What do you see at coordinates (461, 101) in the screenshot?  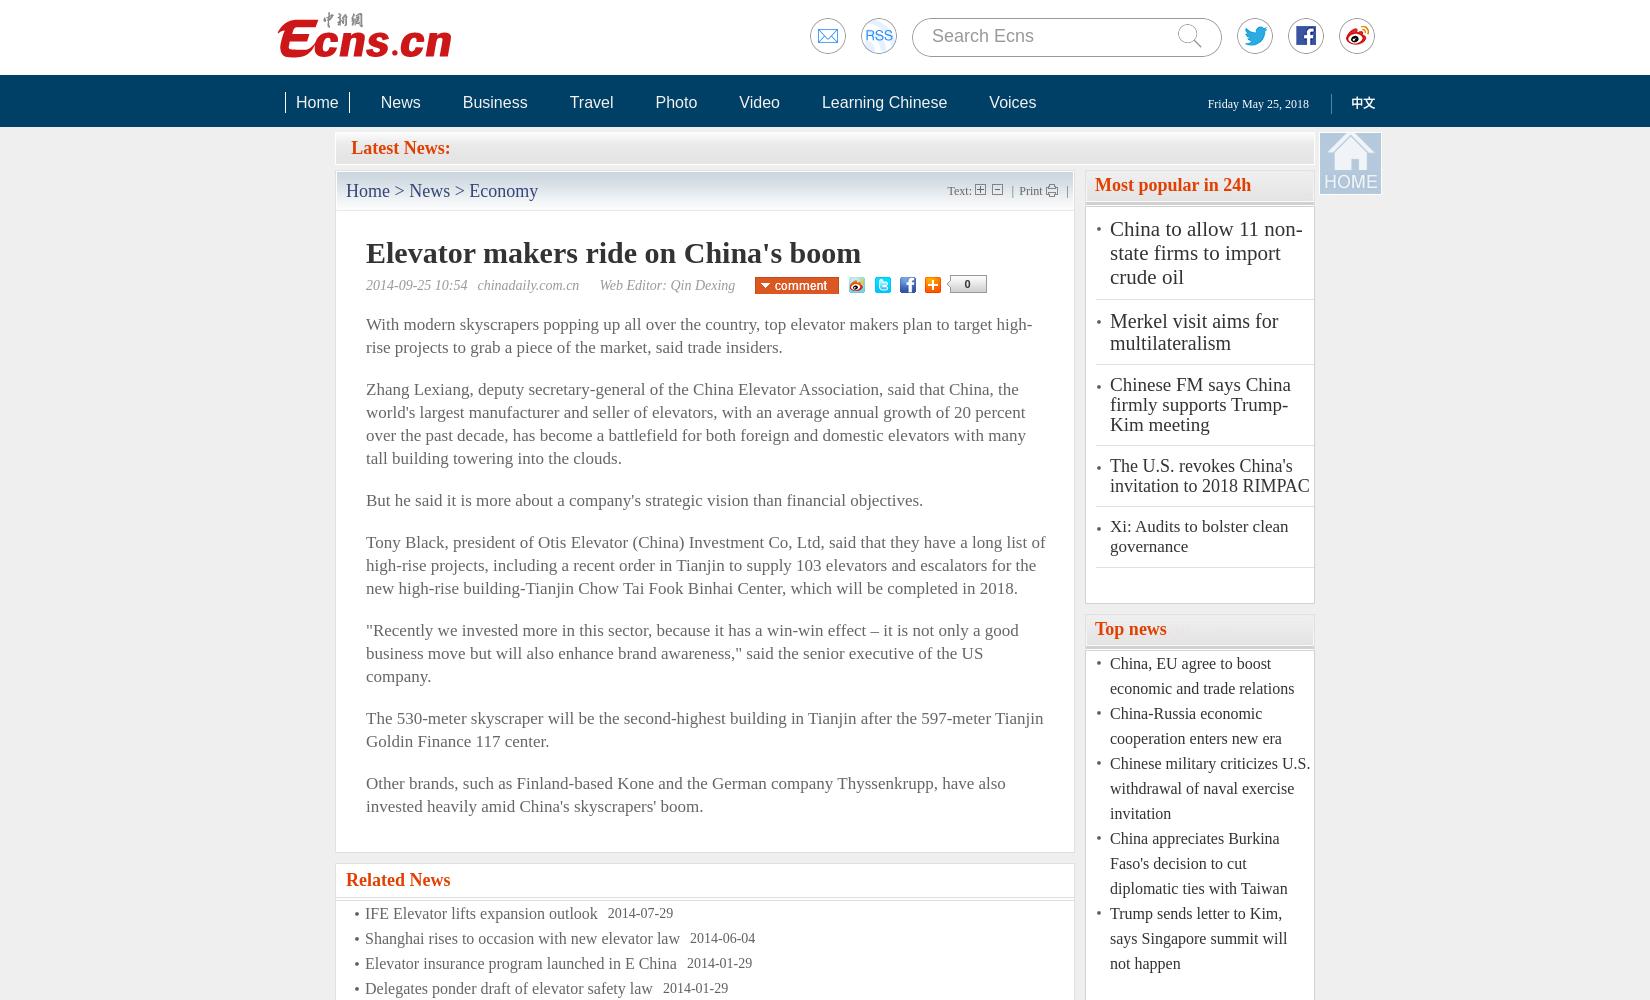 I see `'Business'` at bounding box center [461, 101].